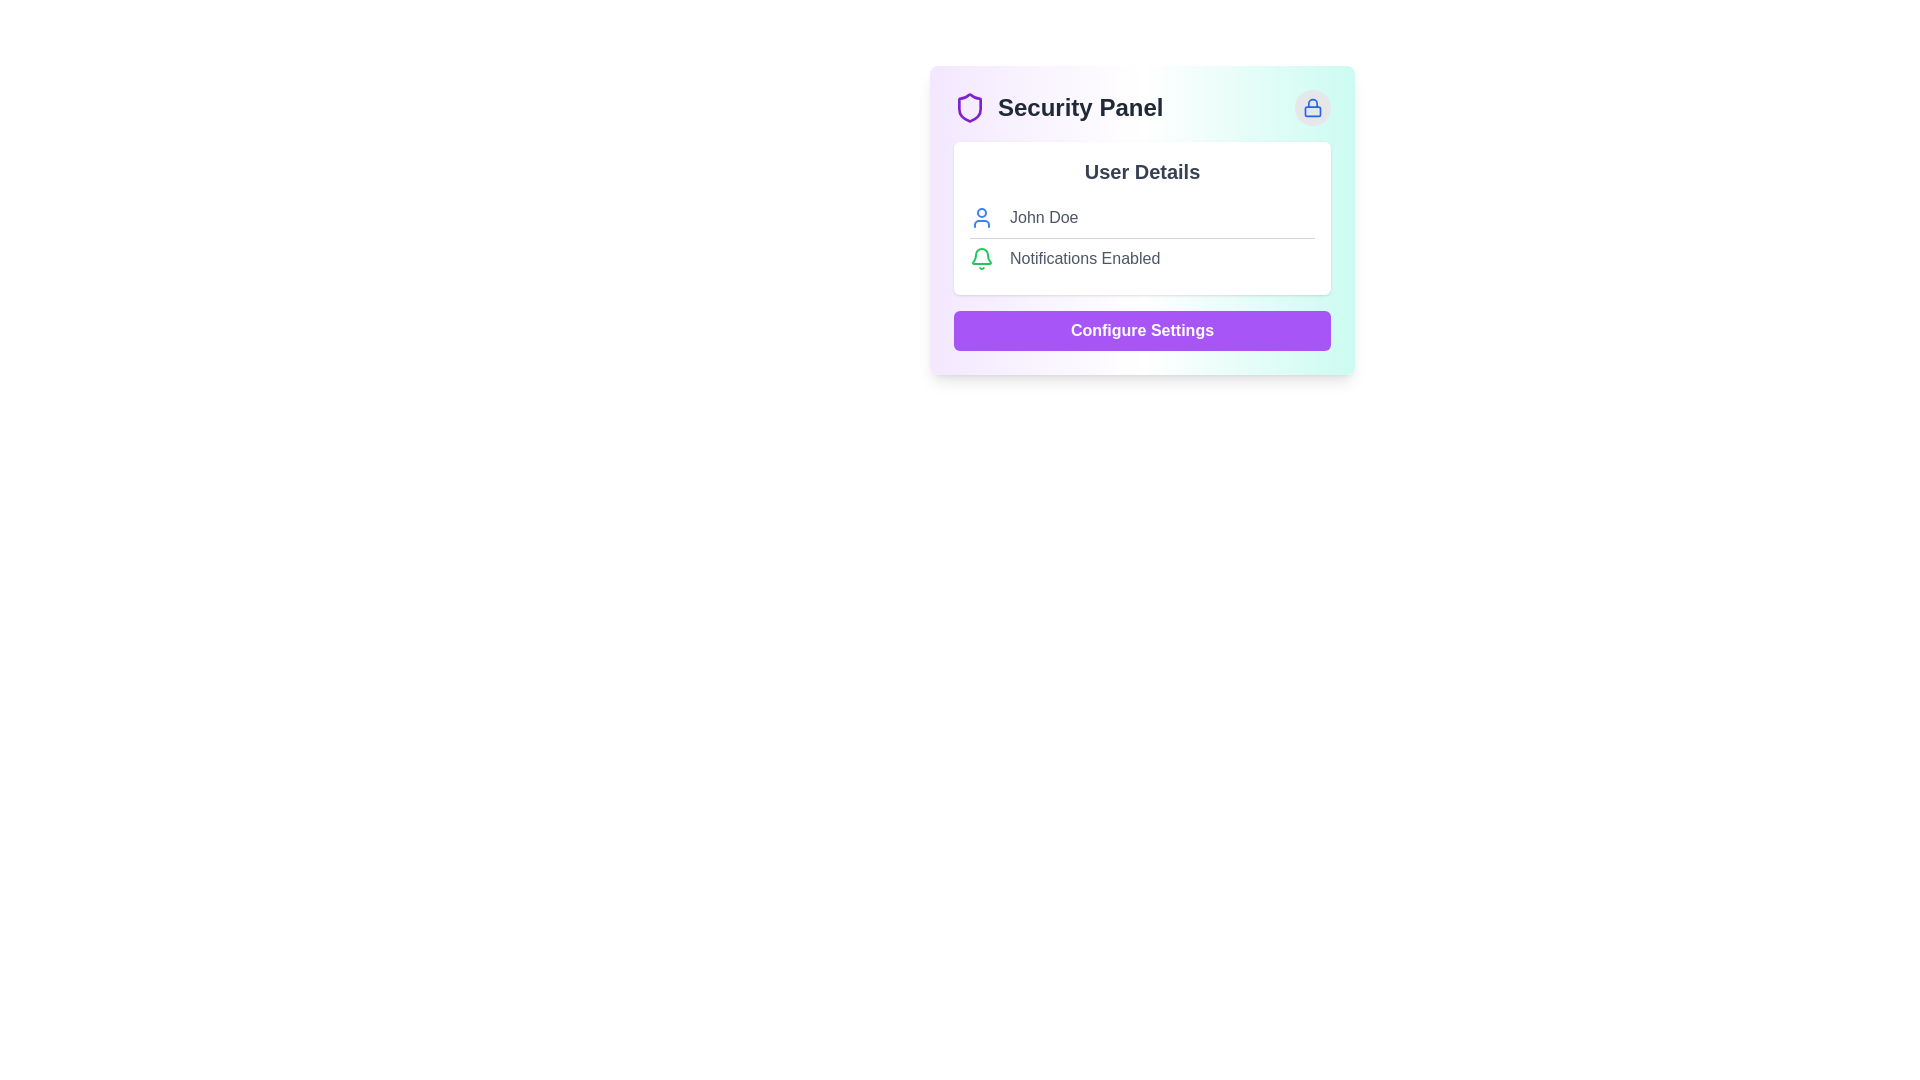 This screenshot has width=1920, height=1080. Describe the element at coordinates (1057, 108) in the screenshot. I see `the 'Security Panel' label with a shield icon, which is styled in bold and large font and located near the top-left corner of a card-like component` at that location.